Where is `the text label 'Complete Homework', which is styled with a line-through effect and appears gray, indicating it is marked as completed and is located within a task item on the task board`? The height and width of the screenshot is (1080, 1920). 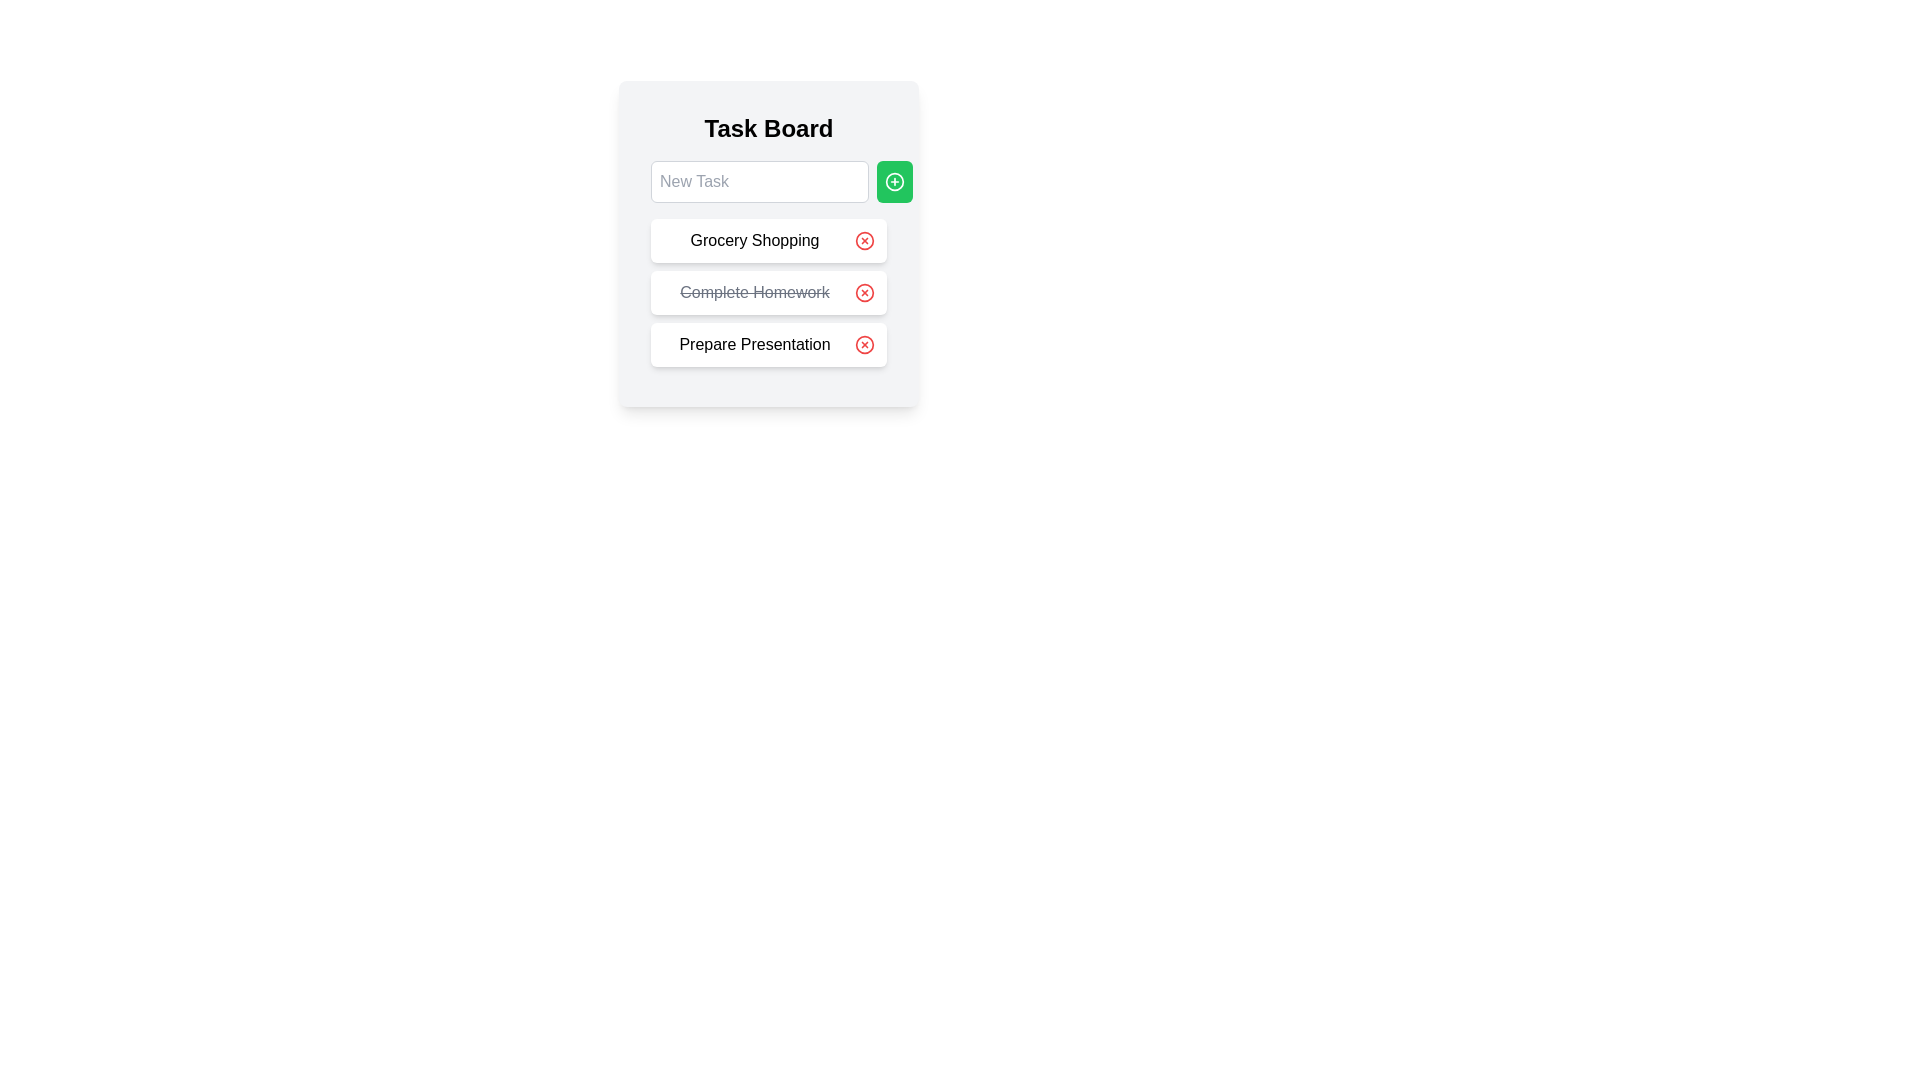 the text label 'Complete Homework', which is styled with a line-through effect and appears gray, indicating it is marked as completed and is located within a task item on the task board is located at coordinates (753, 293).